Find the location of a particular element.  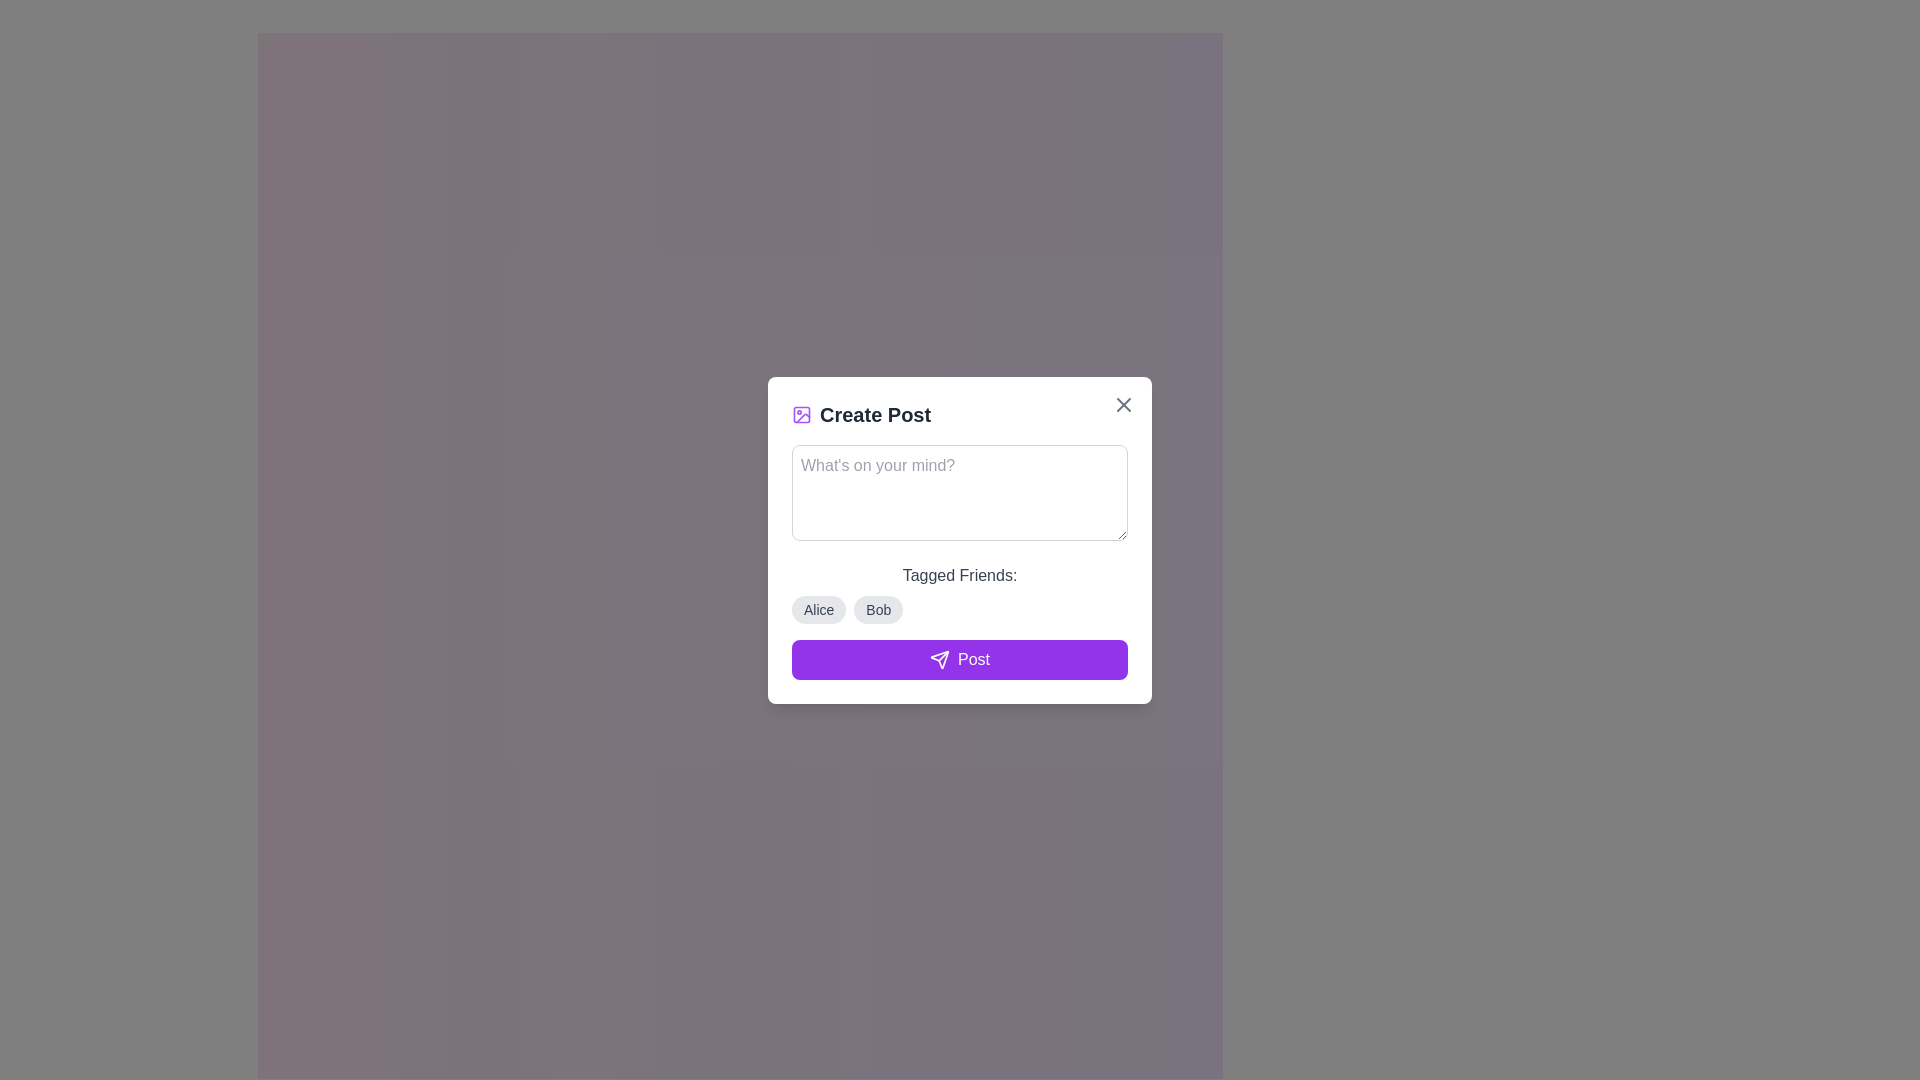

the image attachment icon located at the start of the 'Create Post' title text, positioned on the left side and visually distinct from the adjacent text is located at coordinates (801, 412).